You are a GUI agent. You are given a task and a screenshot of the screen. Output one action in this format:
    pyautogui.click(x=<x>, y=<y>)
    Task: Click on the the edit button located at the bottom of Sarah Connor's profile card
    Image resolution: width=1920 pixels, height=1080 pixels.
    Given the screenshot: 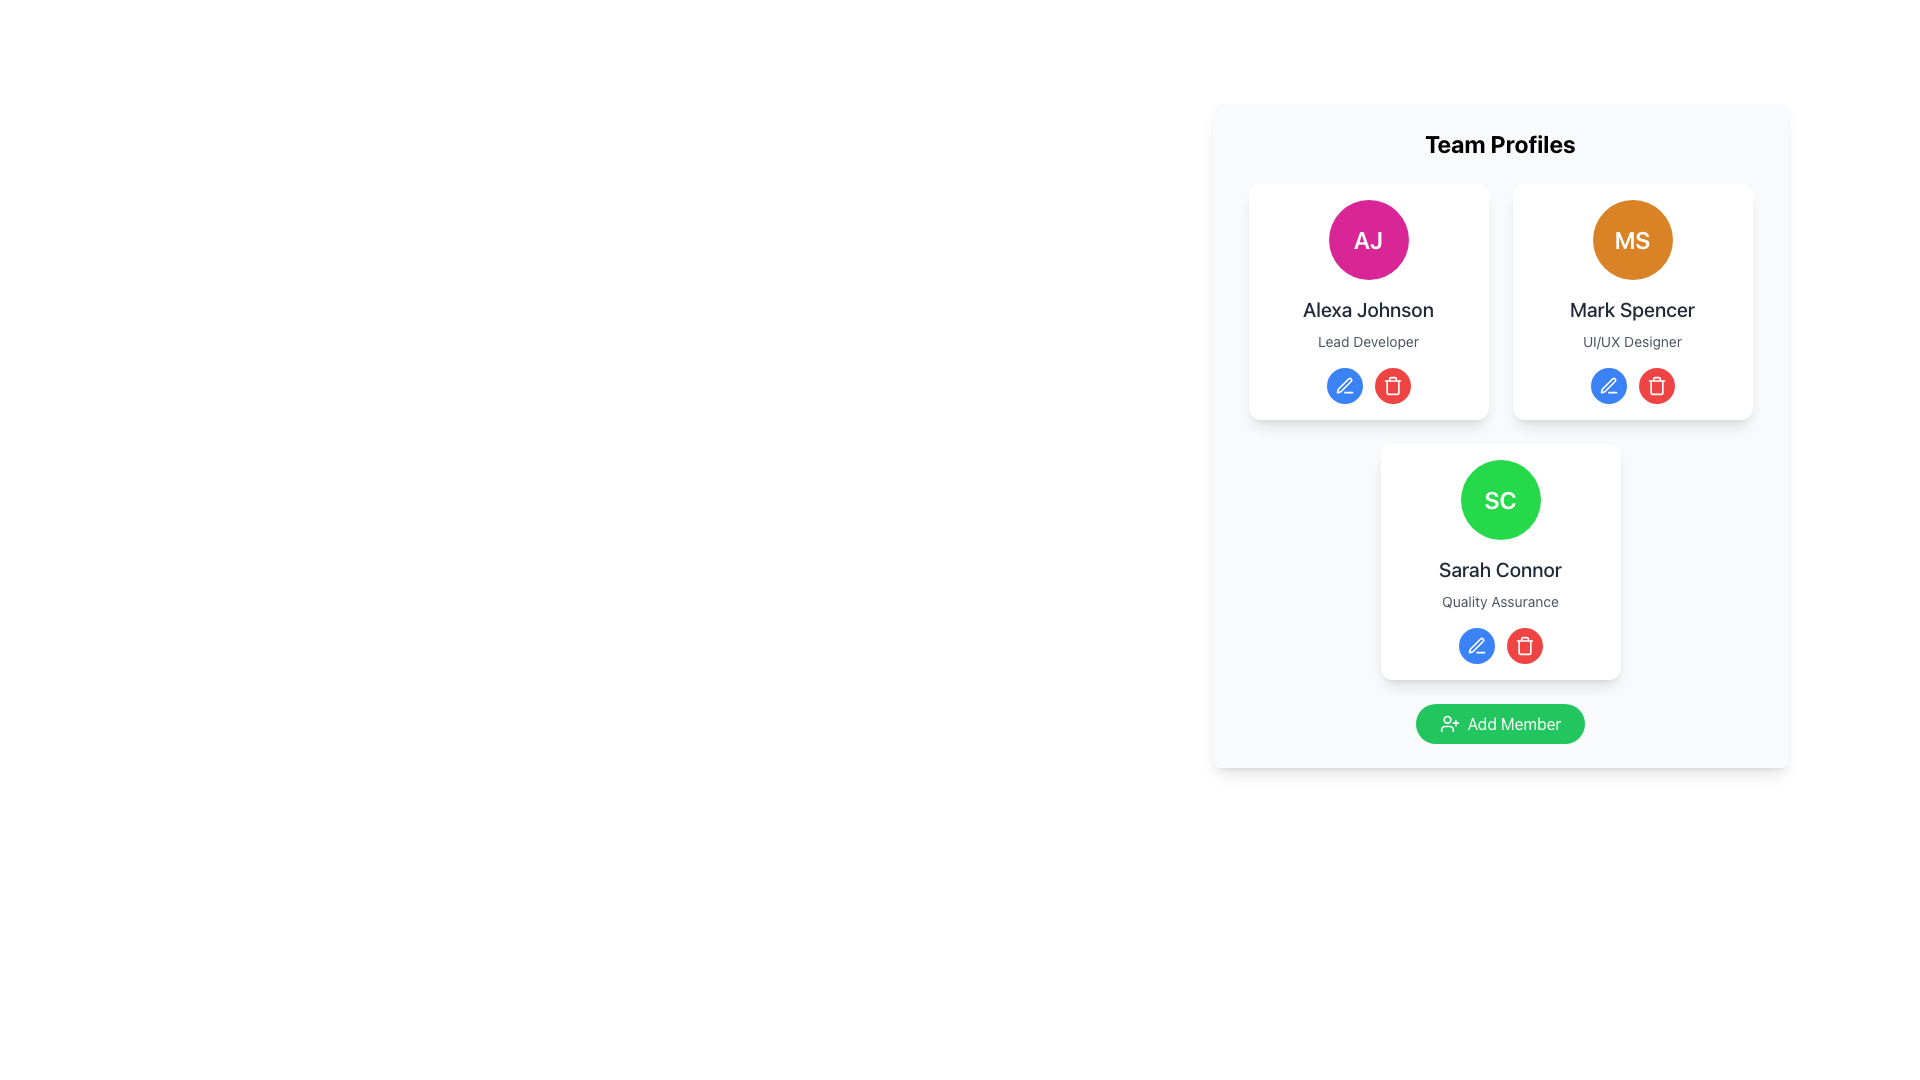 What is the action you would take?
    pyautogui.click(x=1476, y=644)
    